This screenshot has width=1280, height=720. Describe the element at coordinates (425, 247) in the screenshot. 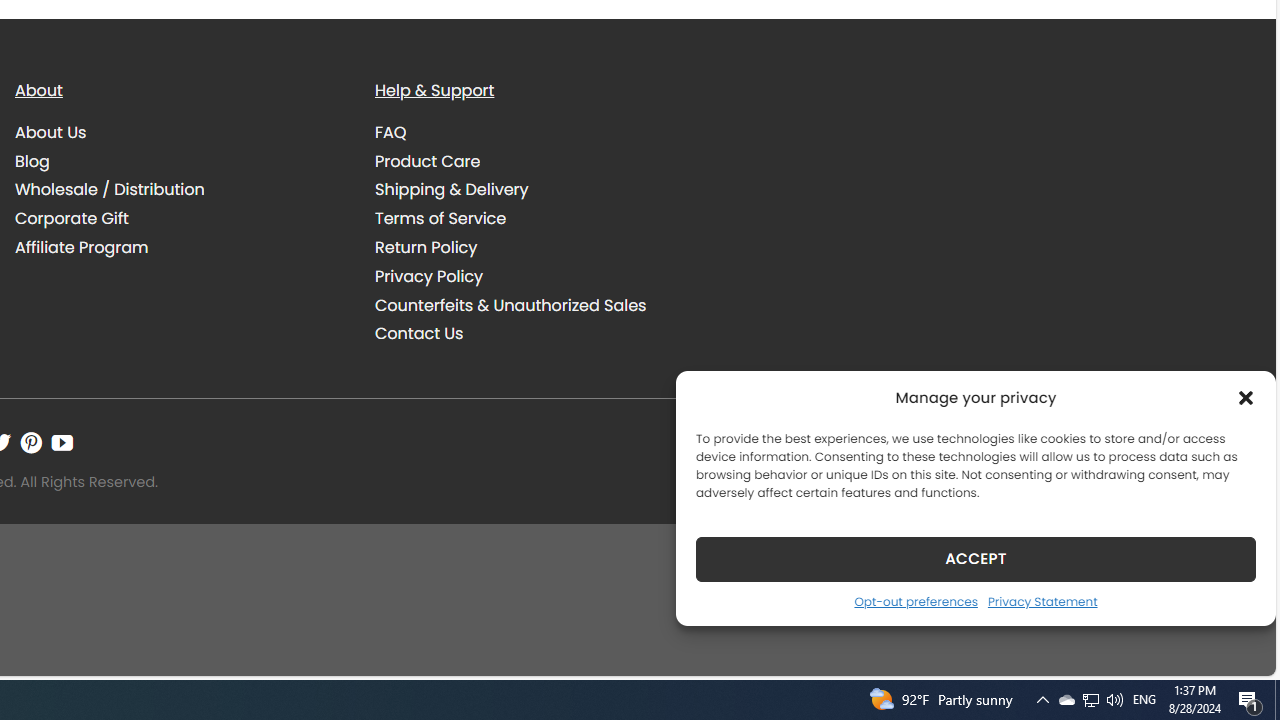

I see `'Return Policy'` at that location.